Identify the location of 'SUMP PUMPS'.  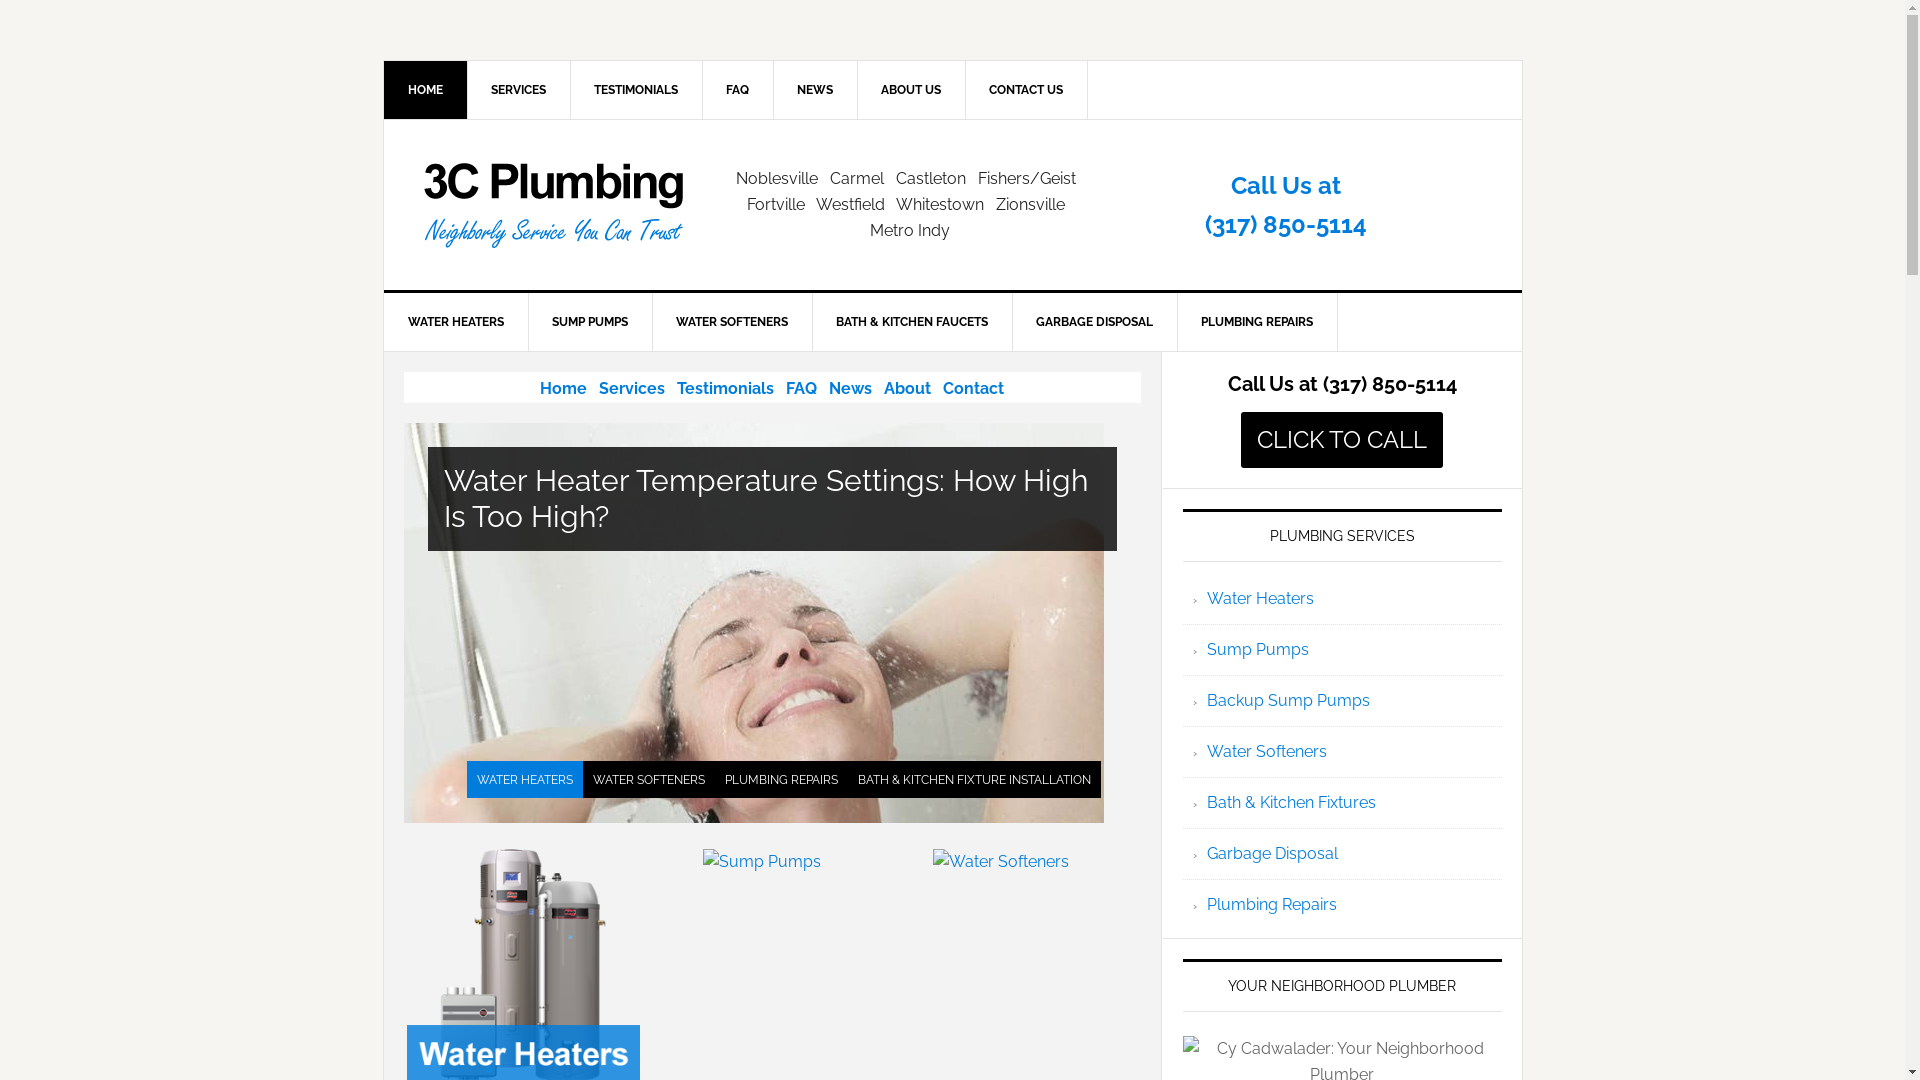
(589, 320).